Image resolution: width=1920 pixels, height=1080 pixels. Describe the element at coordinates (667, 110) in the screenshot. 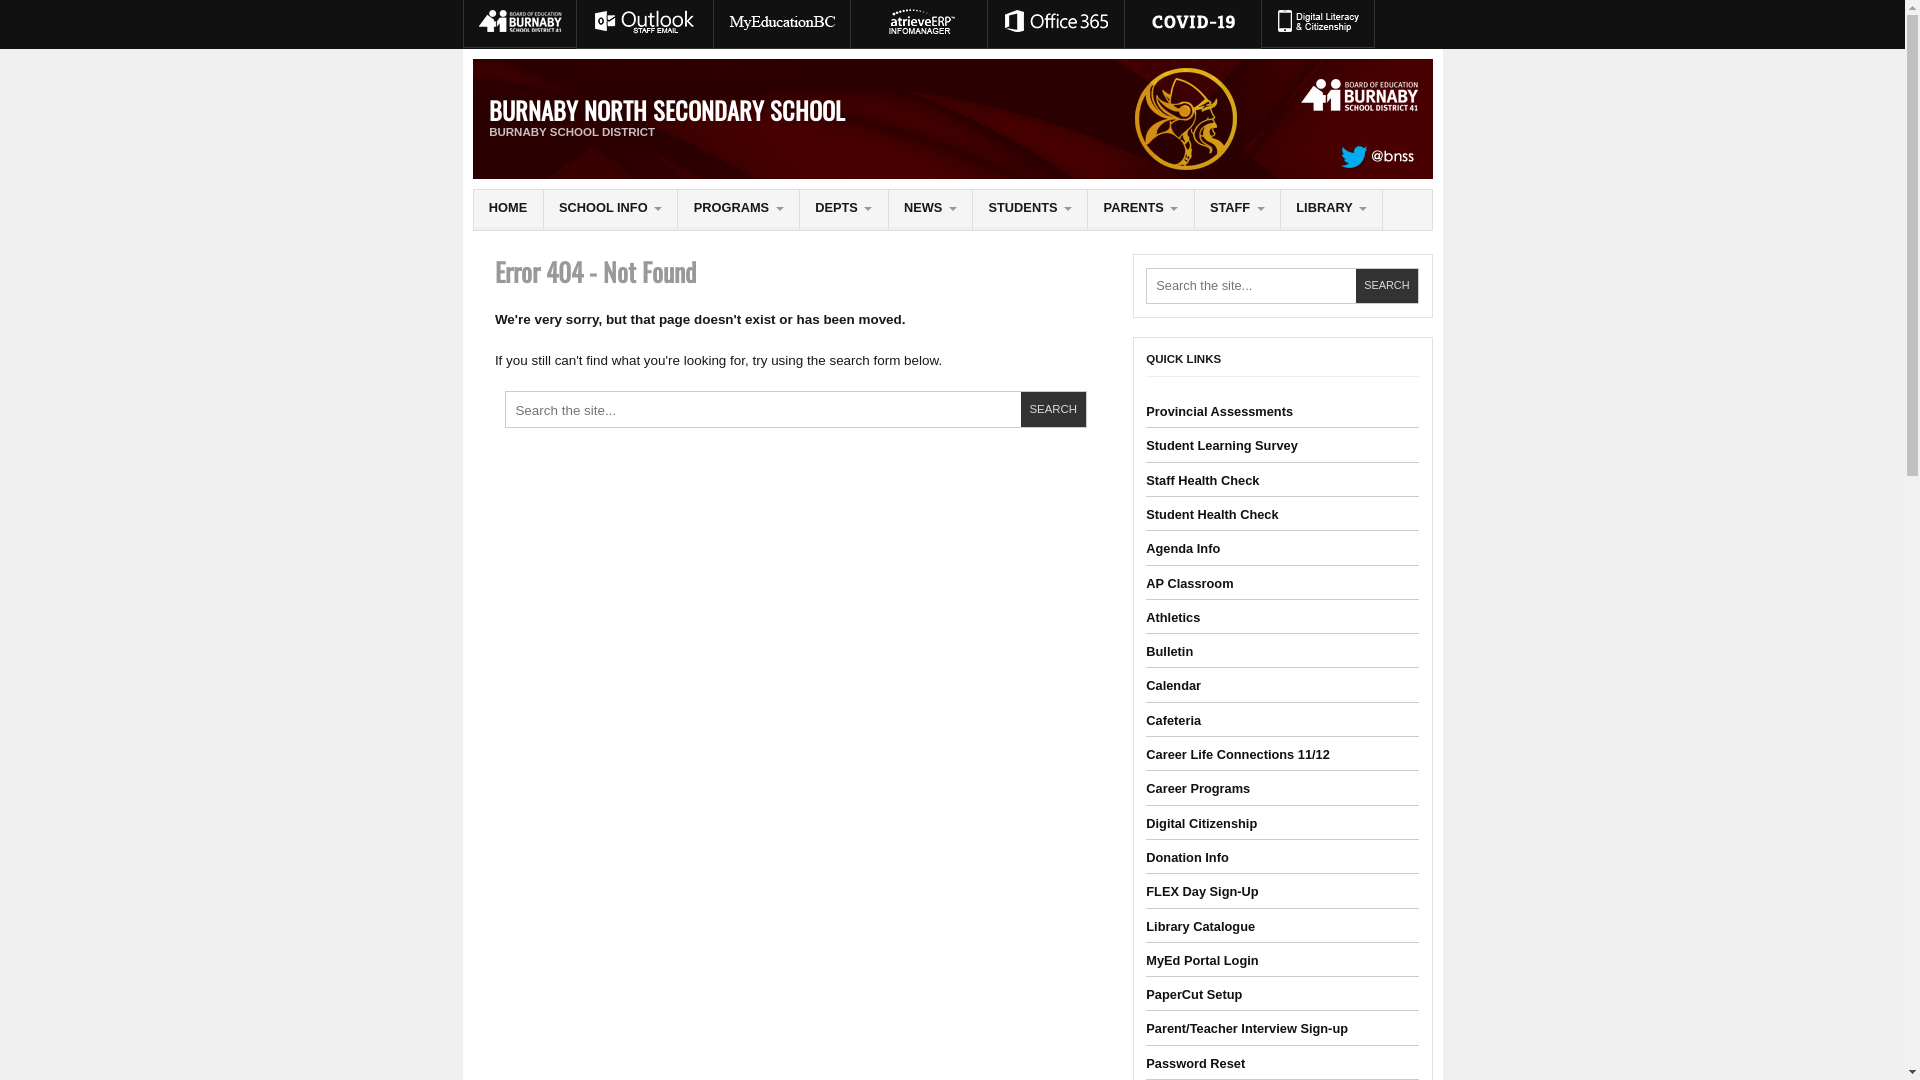

I see `'BURNABY NORTH SECONDARY SCHOOL'` at that location.